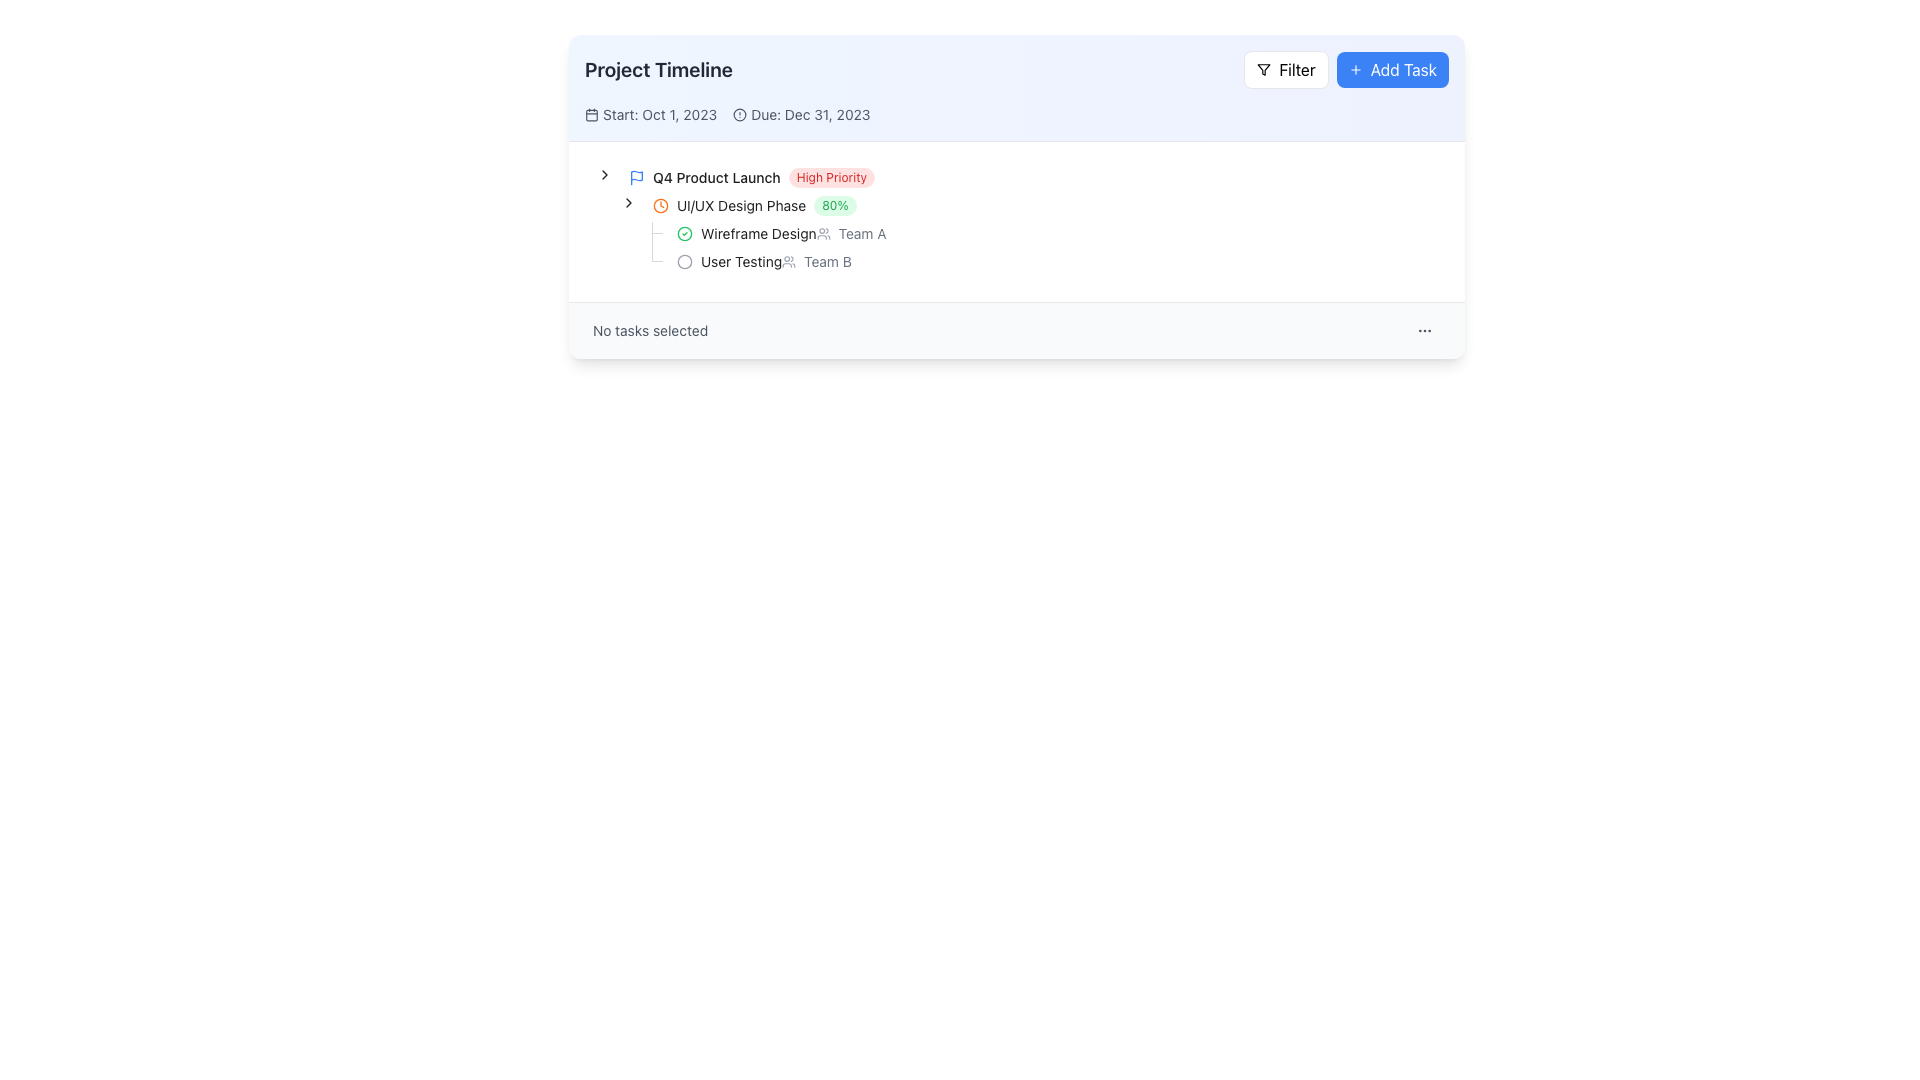 This screenshot has height=1080, width=1920. I want to click on the SVG element that is part of the calendar icon located in the top-left section of the interface, near the 'Start: Oct 1, 2023' text, so click(590, 115).